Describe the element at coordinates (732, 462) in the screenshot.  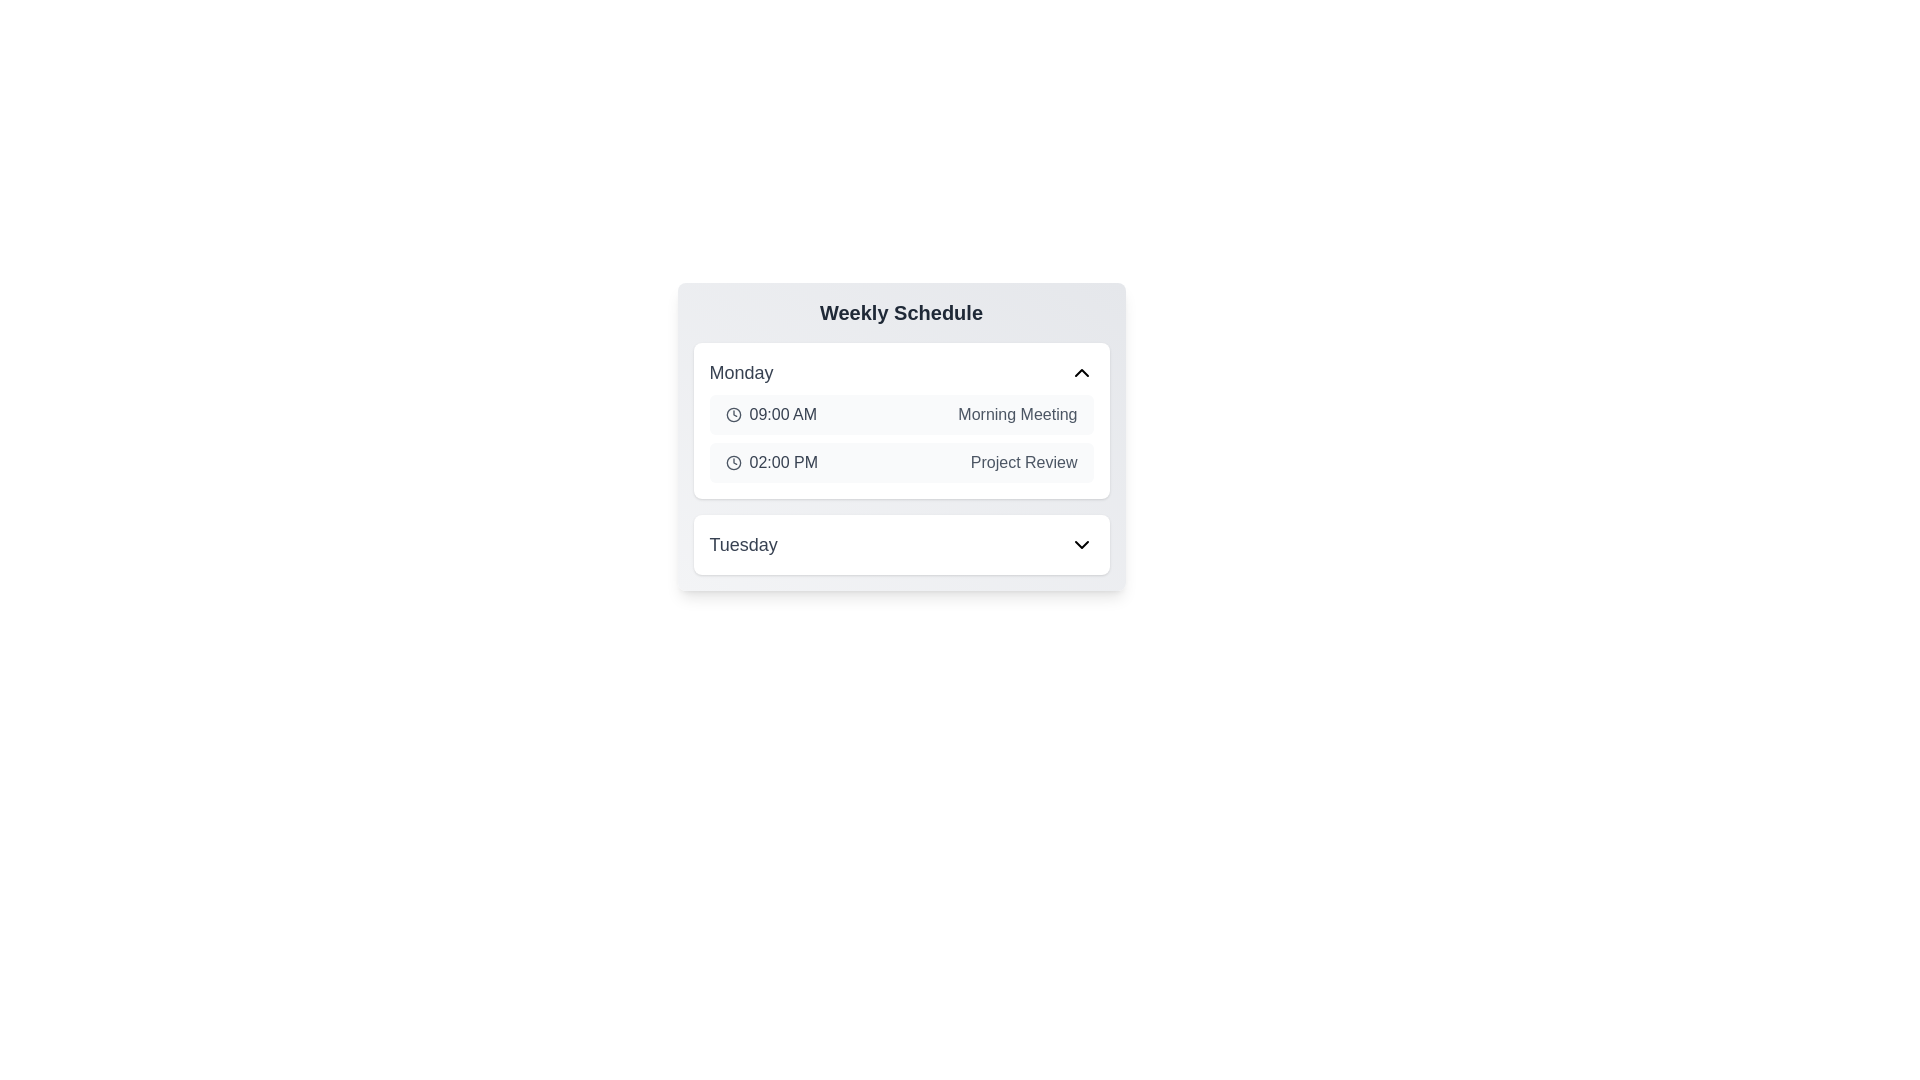
I see `the clock icon located to the left of the '02:00 PM' time in the 'Weekly Schedule' panel under the 'Monday' section` at that location.